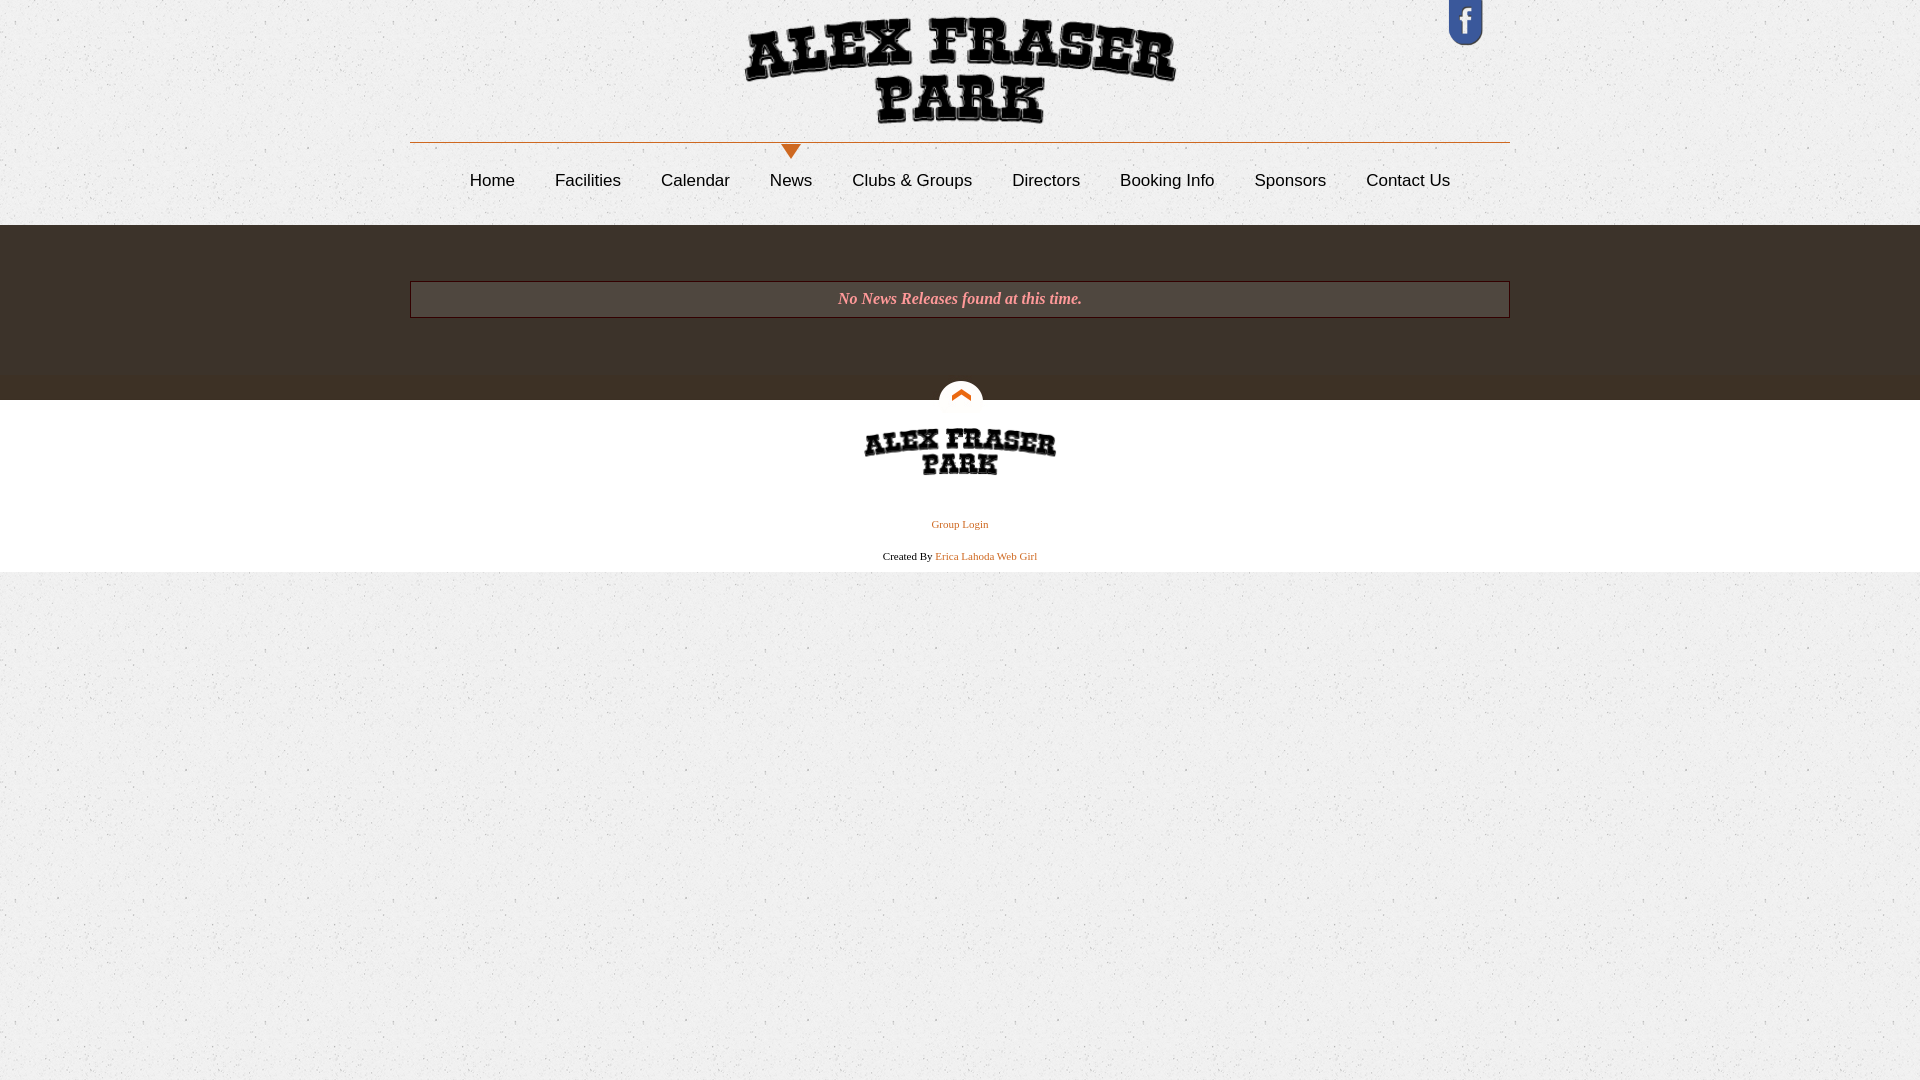 This screenshot has height=1080, width=1920. What do you see at coordinates (790, 180) in the screenshot?
I see `'News'` at bounding box center [790, 180].